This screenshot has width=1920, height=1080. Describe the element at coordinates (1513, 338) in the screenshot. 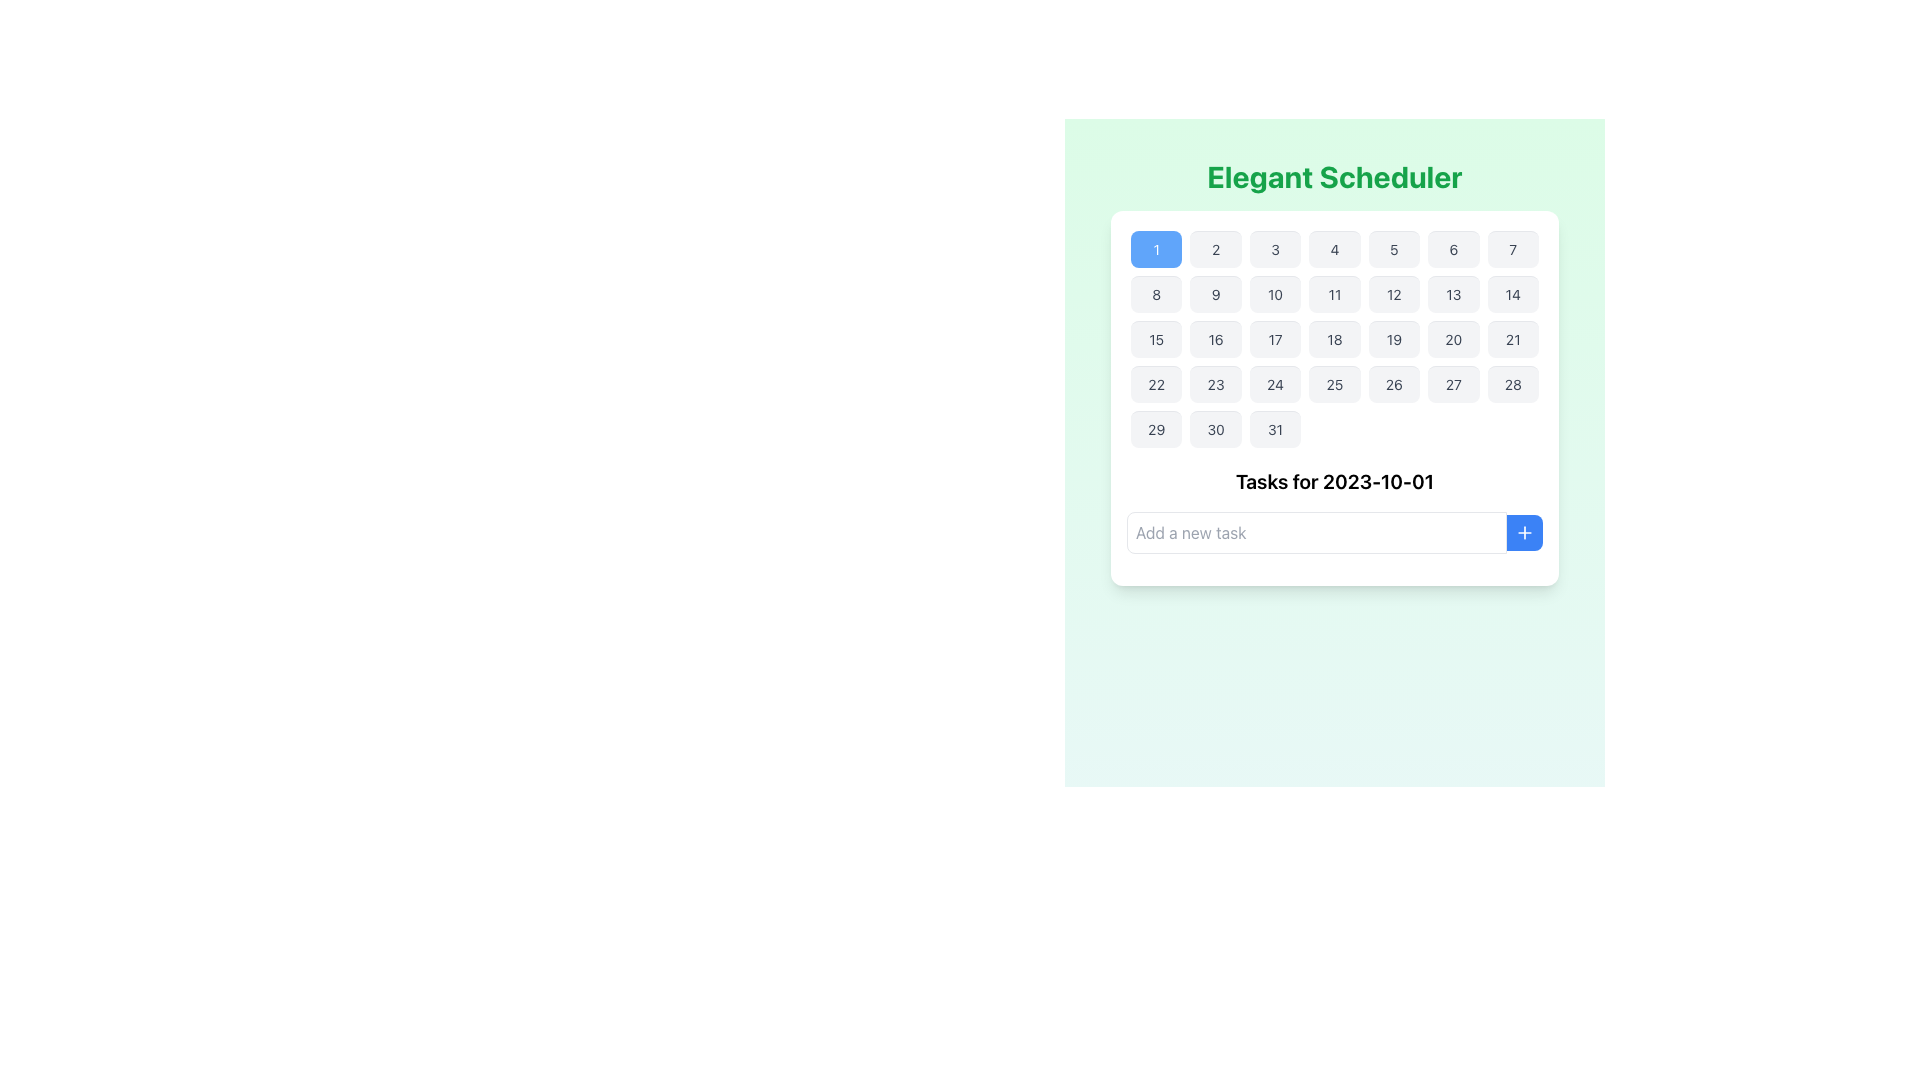

I see `the button representing the 21st day of the month` at that location.